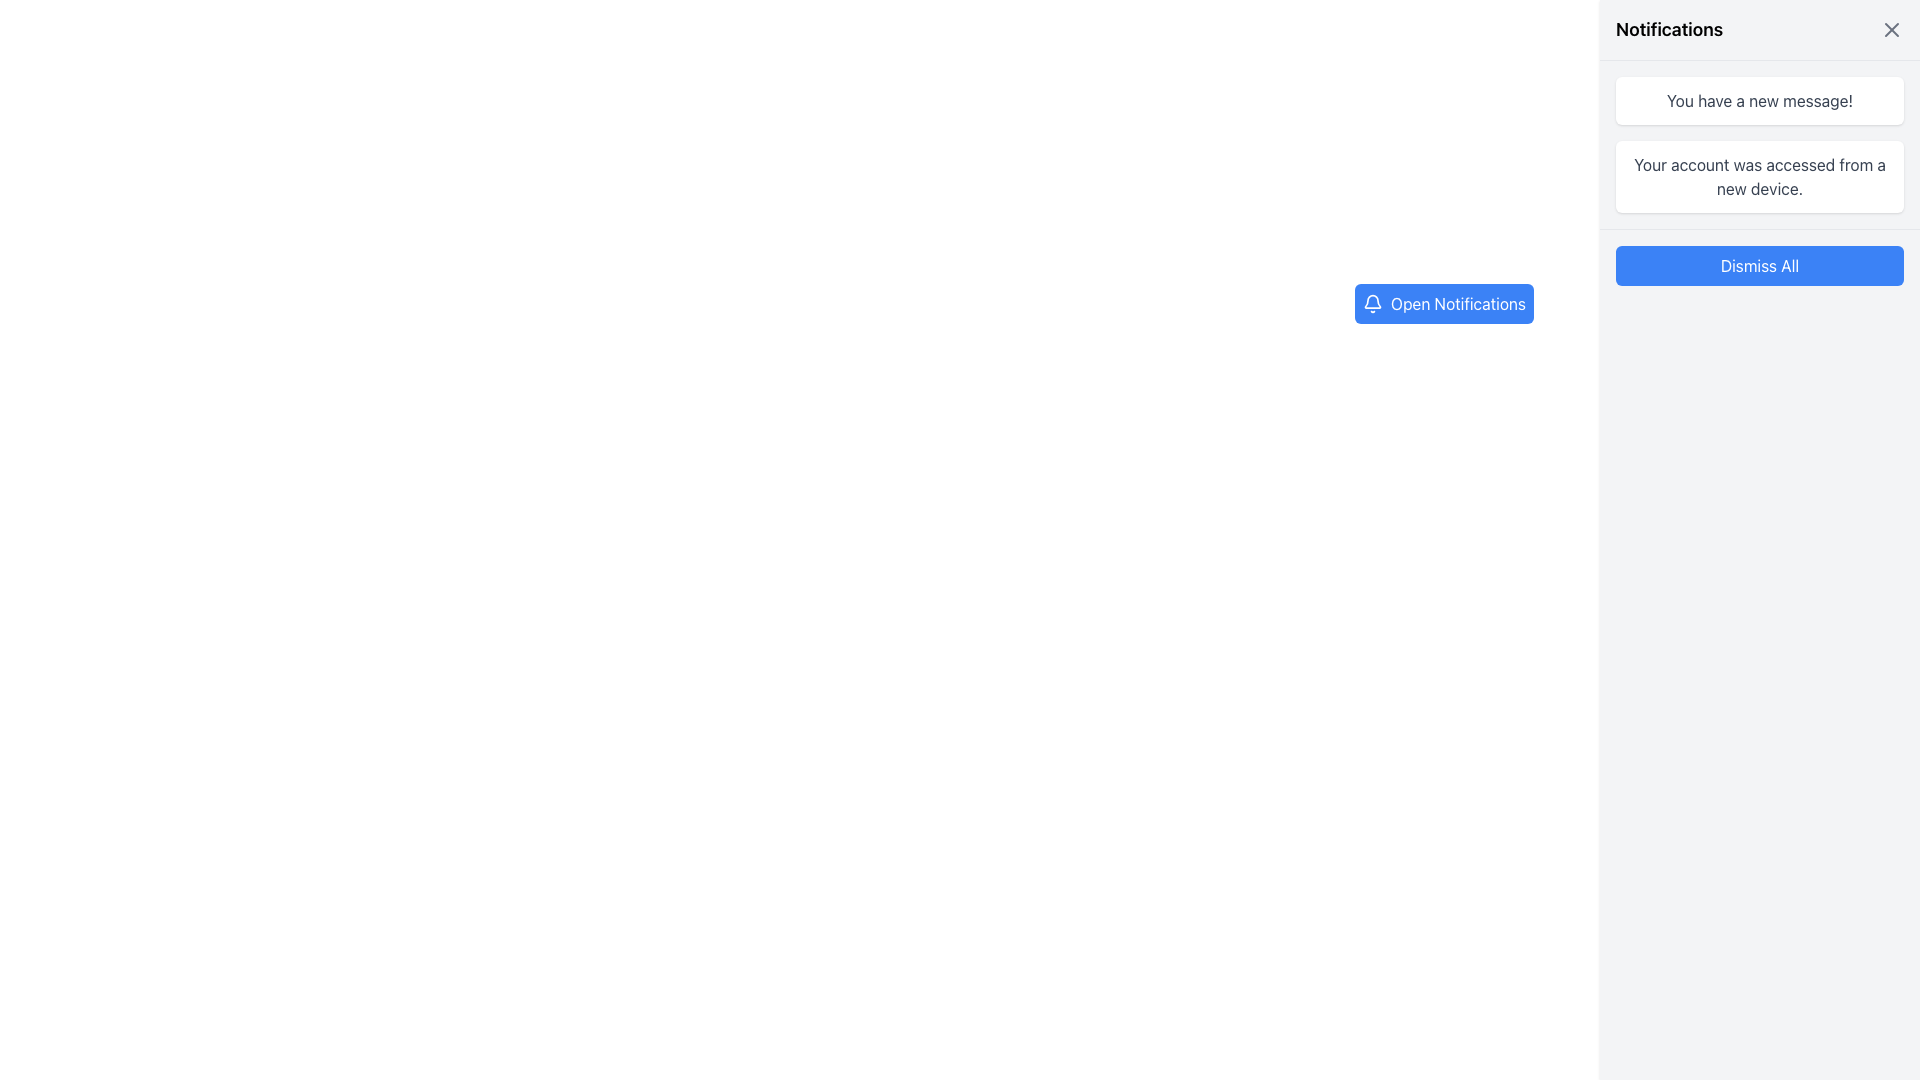 This screenshot has height=1080, width=1920. What do you see at coordinates (1371, 304) in the screenshot?
I see `the notification icon located to the left of the 'Open Notifications' button` at bounding box center [1371, 304].